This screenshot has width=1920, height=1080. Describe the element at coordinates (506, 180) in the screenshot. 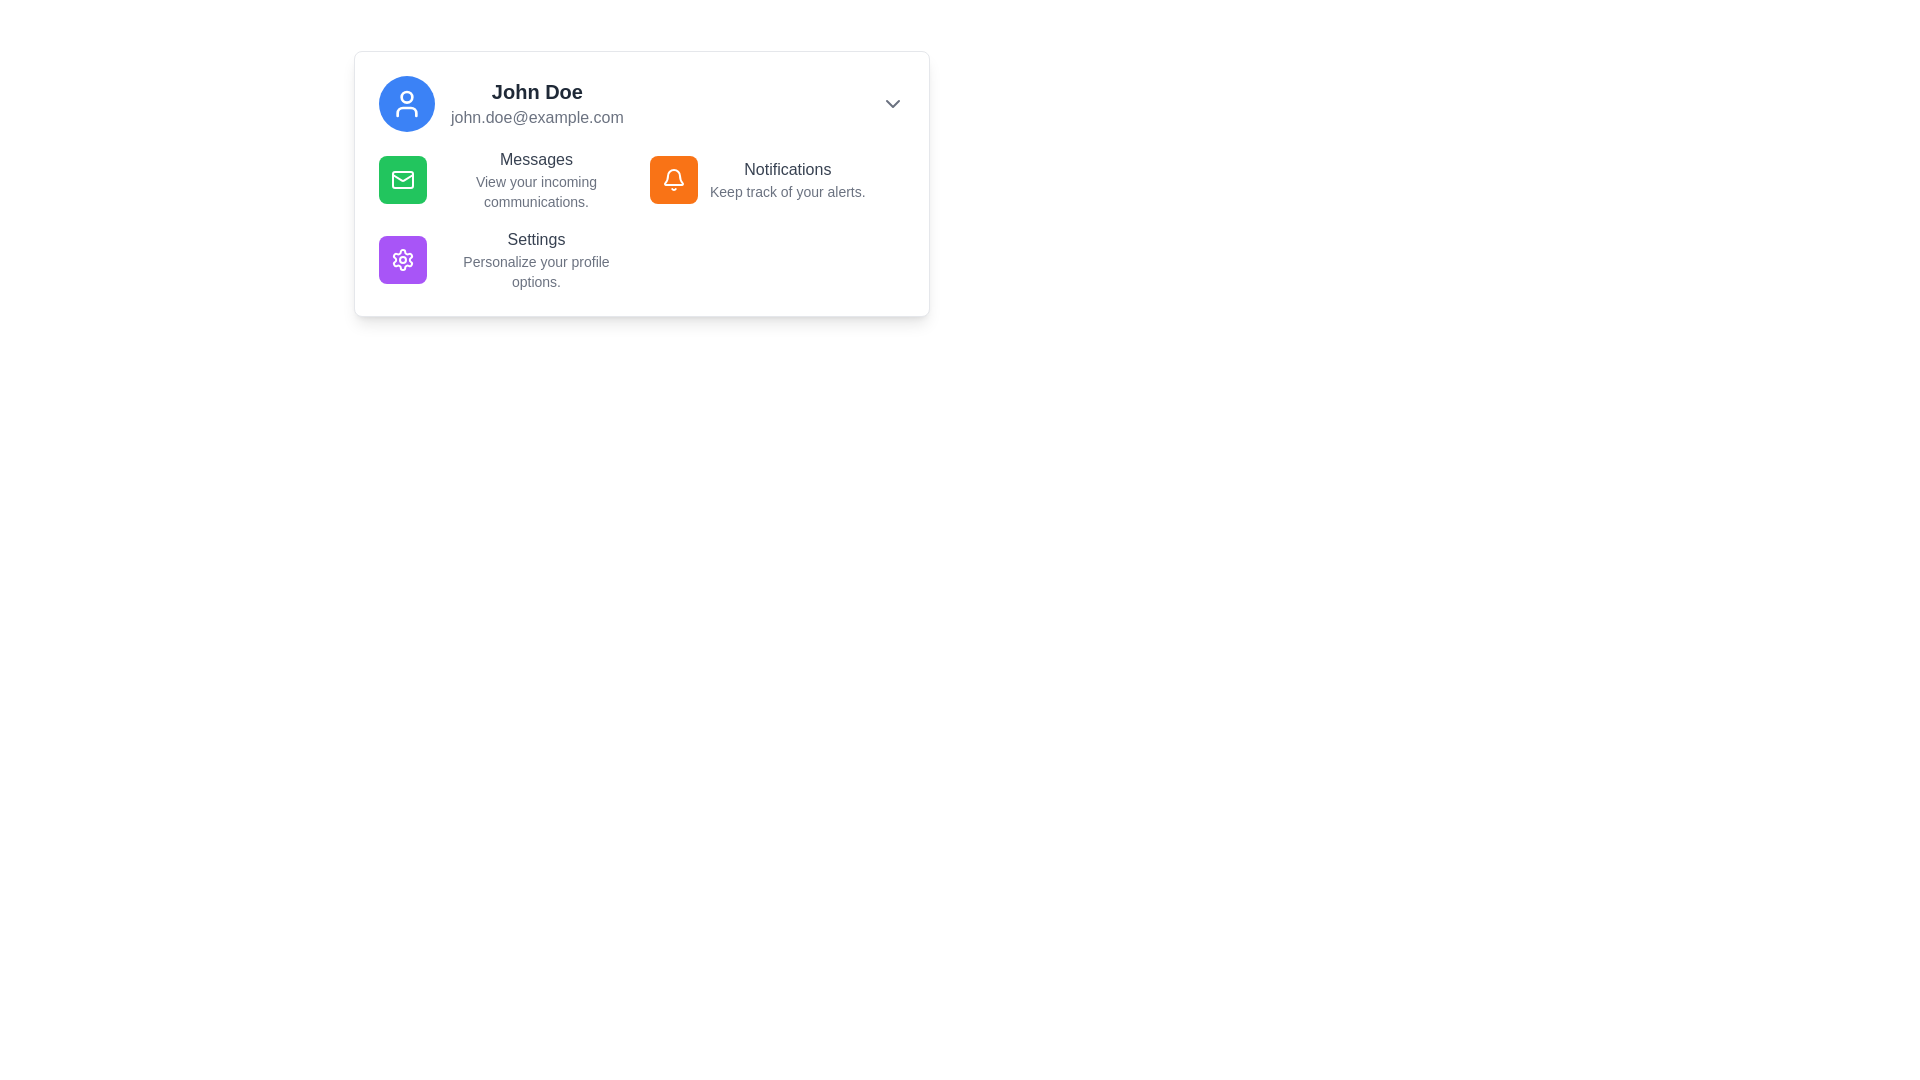

I see `the 'Messages' interactive navigation item, which features a green envelope icon and text indicating incoming communications` at that location.